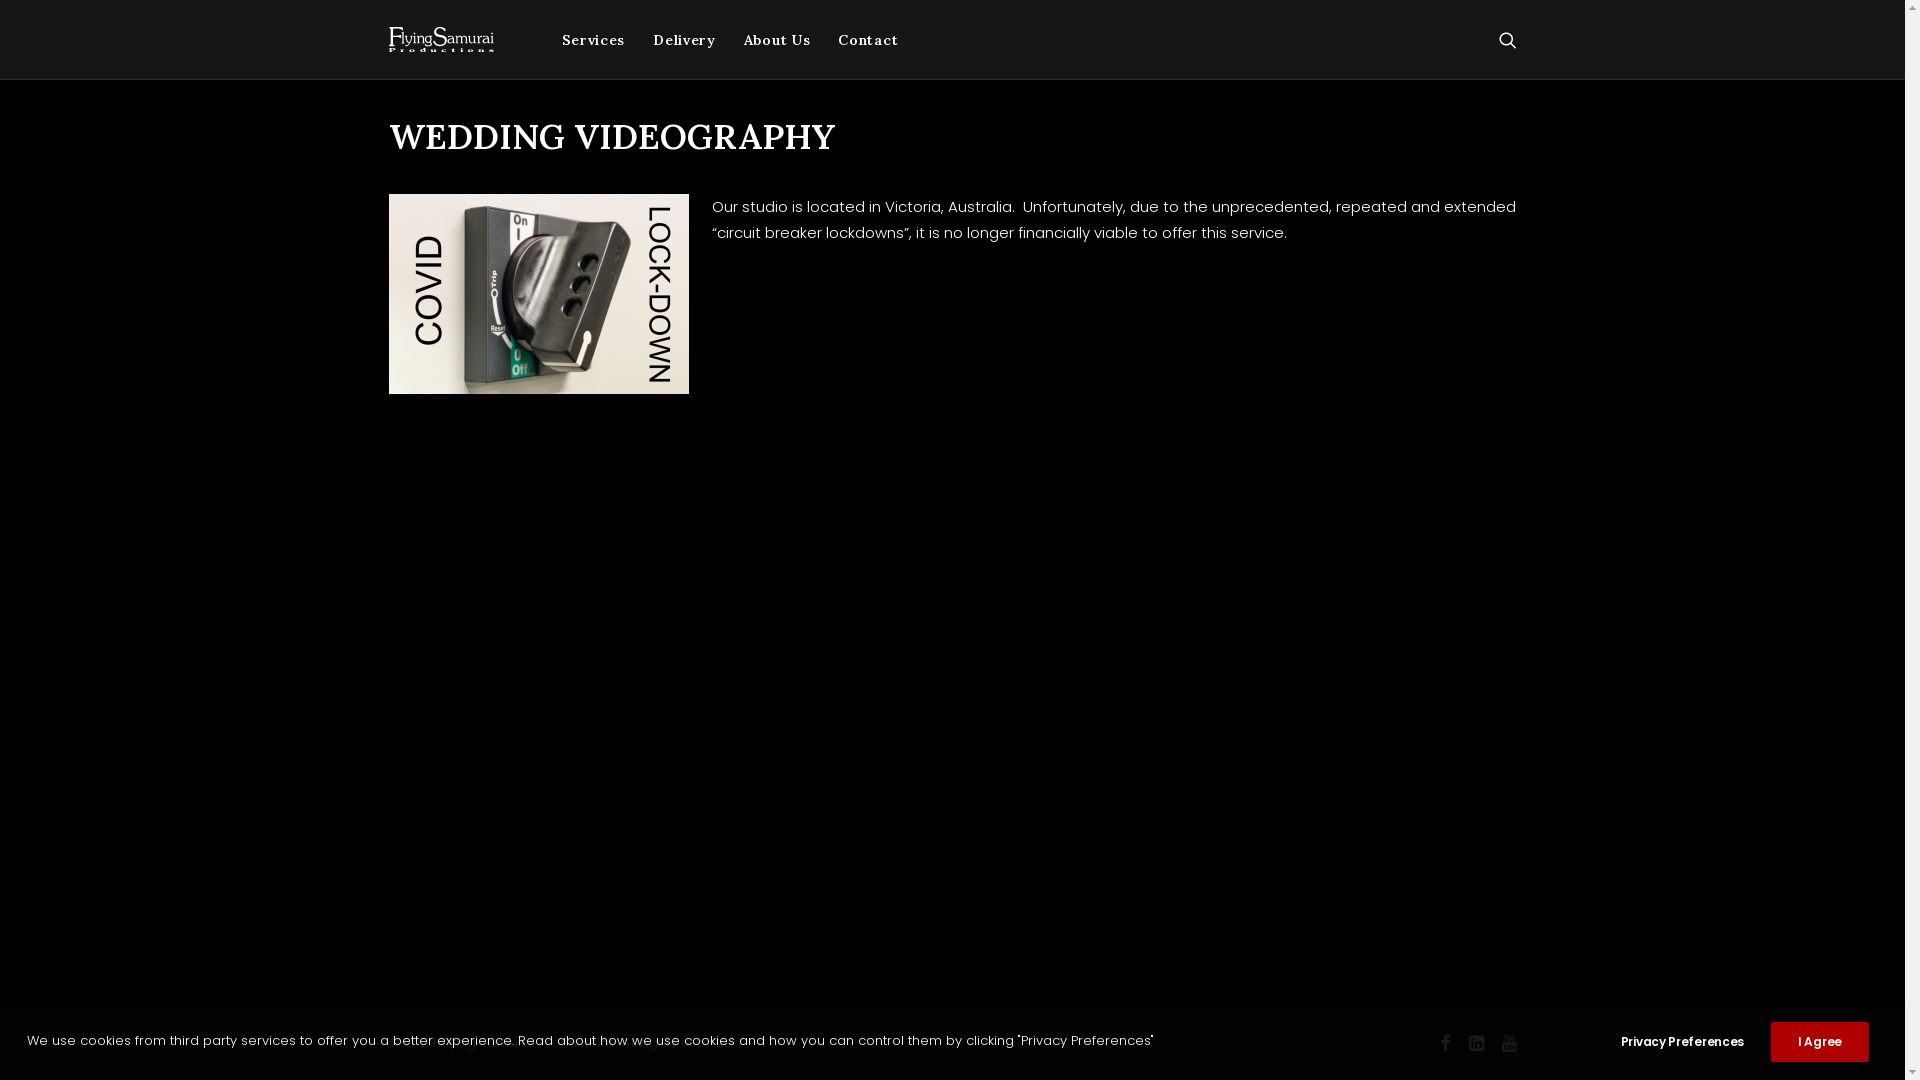  I want to click on 'Privacy Preferences', so click(1694, 1040).